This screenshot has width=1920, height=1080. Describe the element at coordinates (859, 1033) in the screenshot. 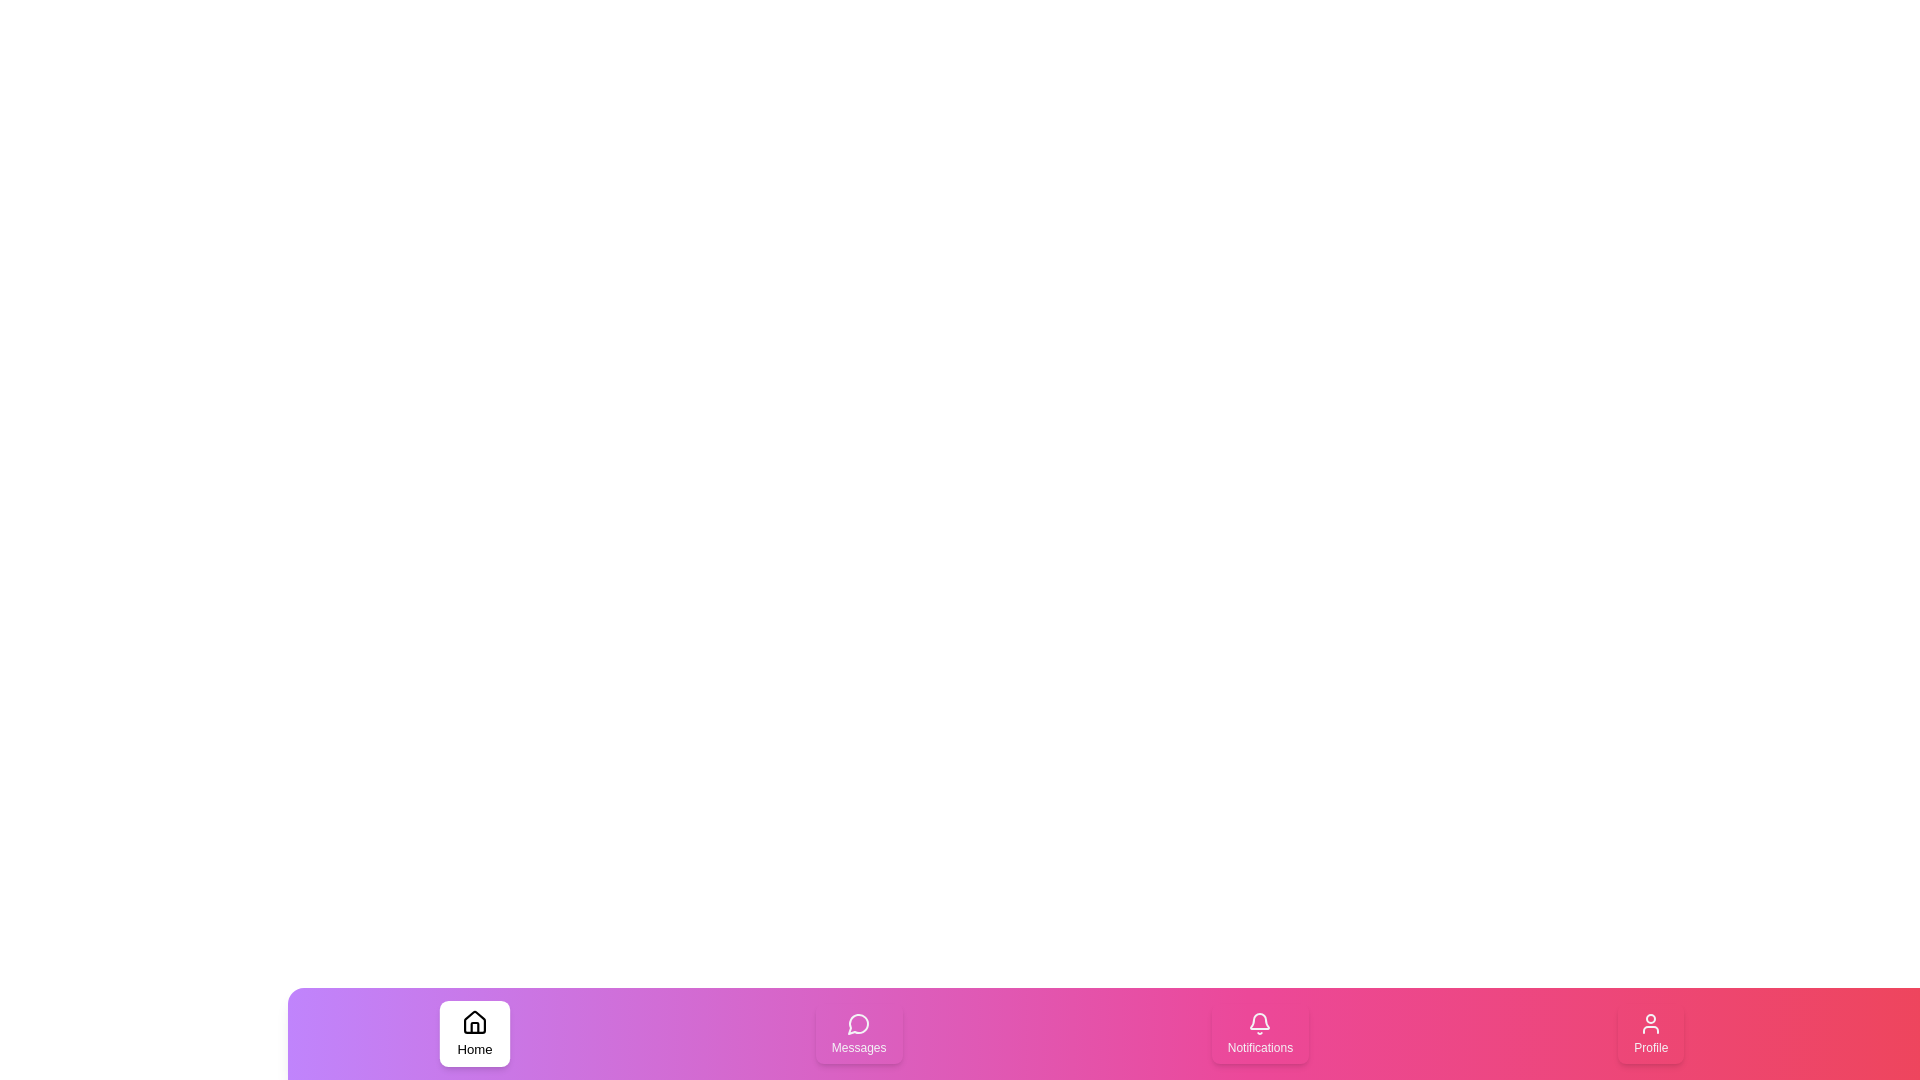

I see `the tab labeled Messages by clicking on it` at that location.